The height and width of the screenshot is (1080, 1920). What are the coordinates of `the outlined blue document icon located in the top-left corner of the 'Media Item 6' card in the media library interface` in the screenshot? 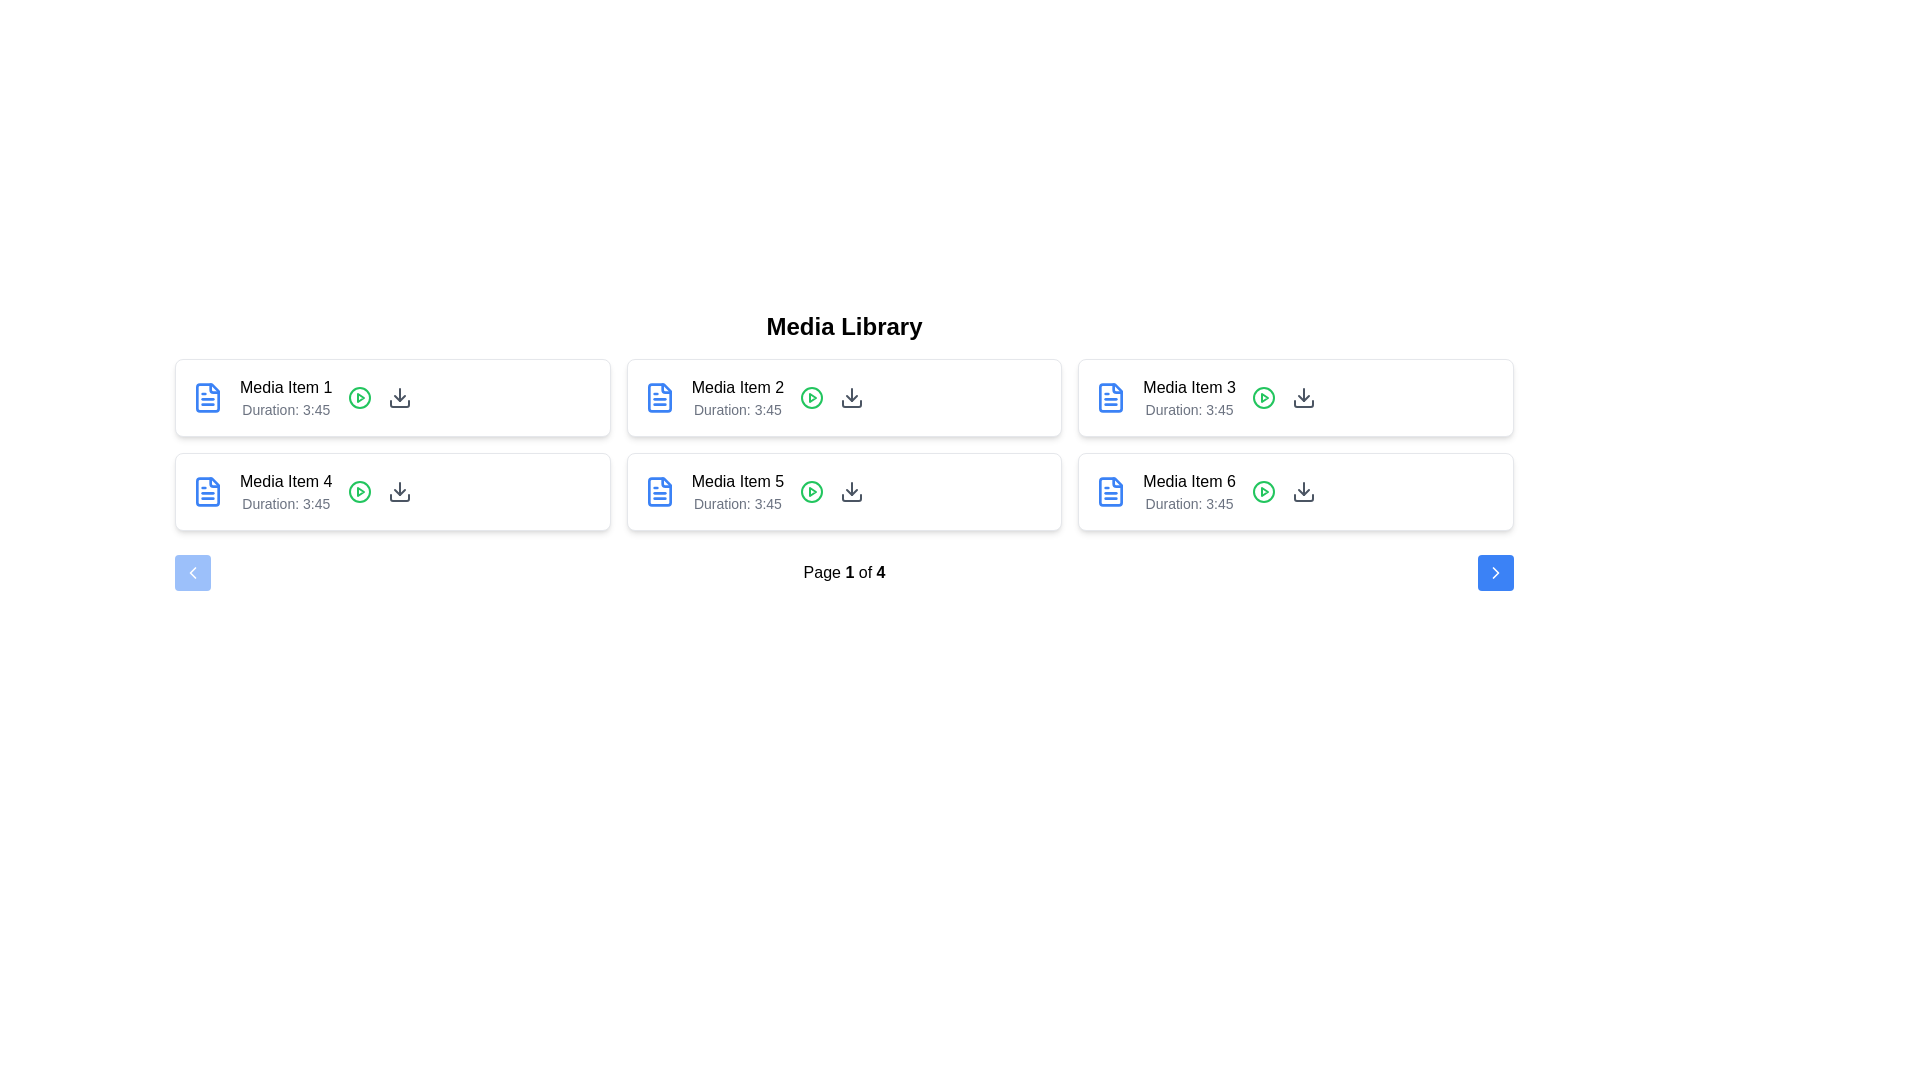 It's located at (1110, 492).